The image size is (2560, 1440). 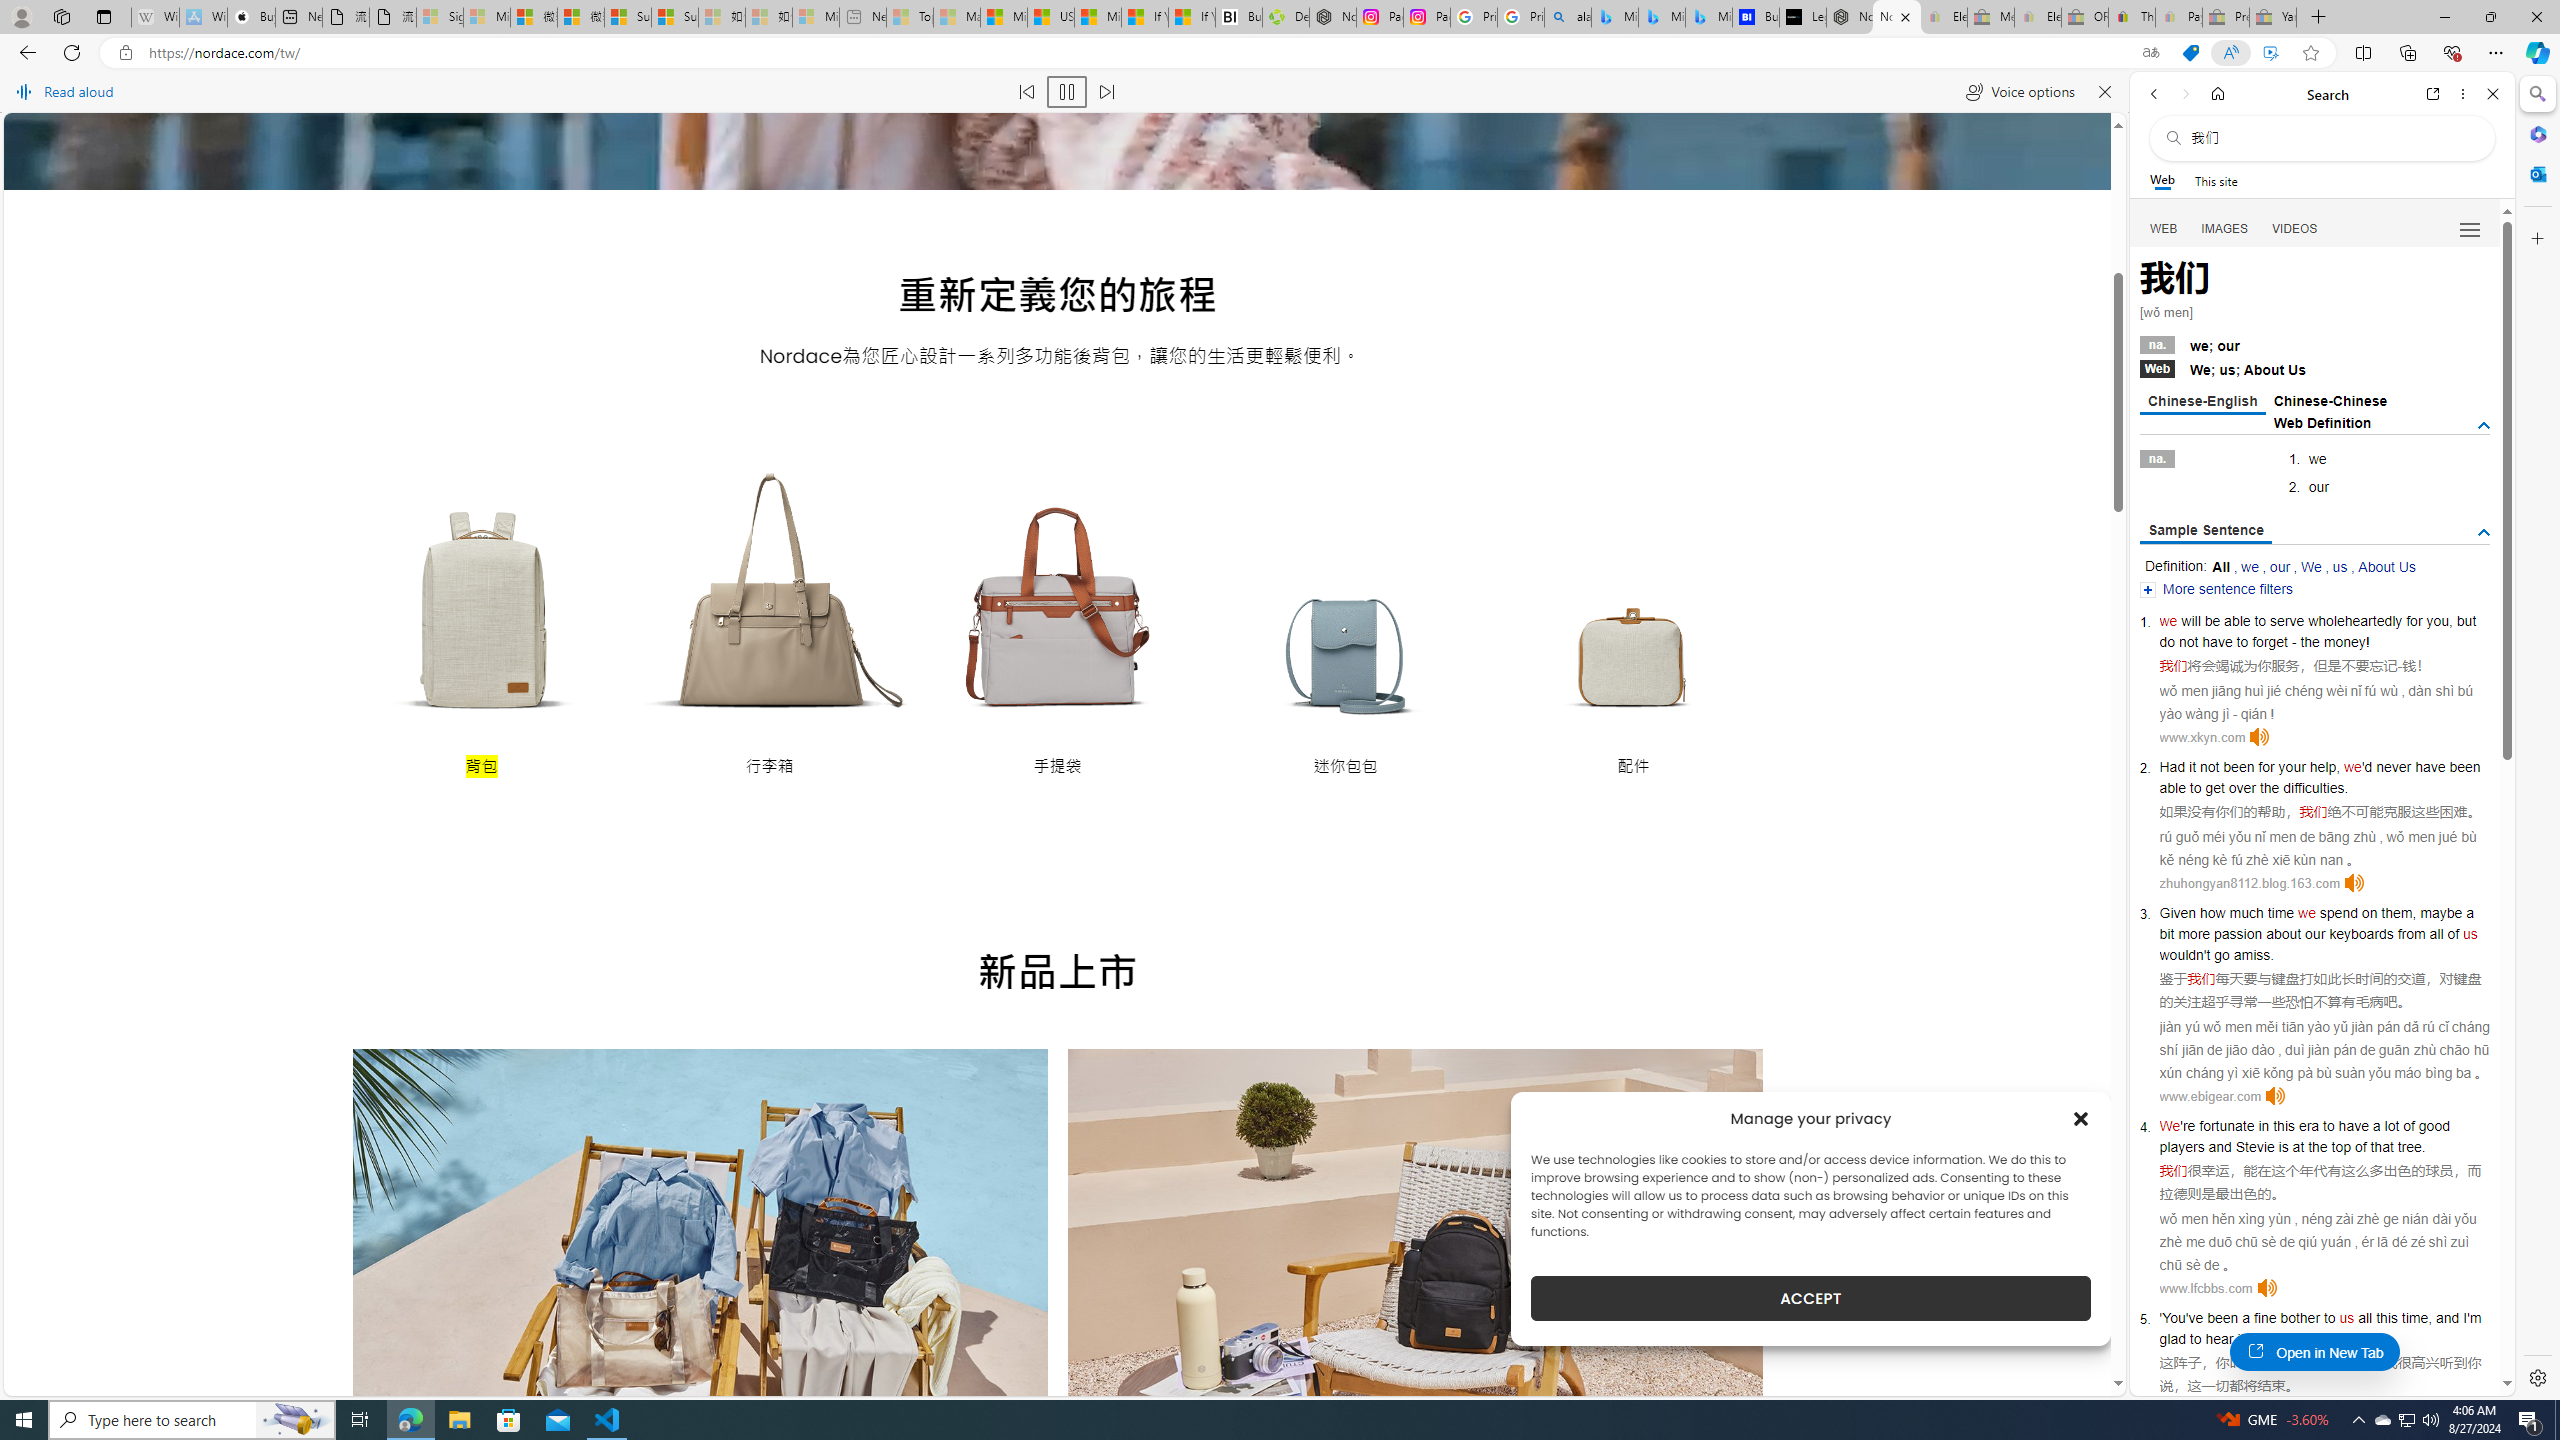 I want to click on 'all', so click(x=2364, y=1317).